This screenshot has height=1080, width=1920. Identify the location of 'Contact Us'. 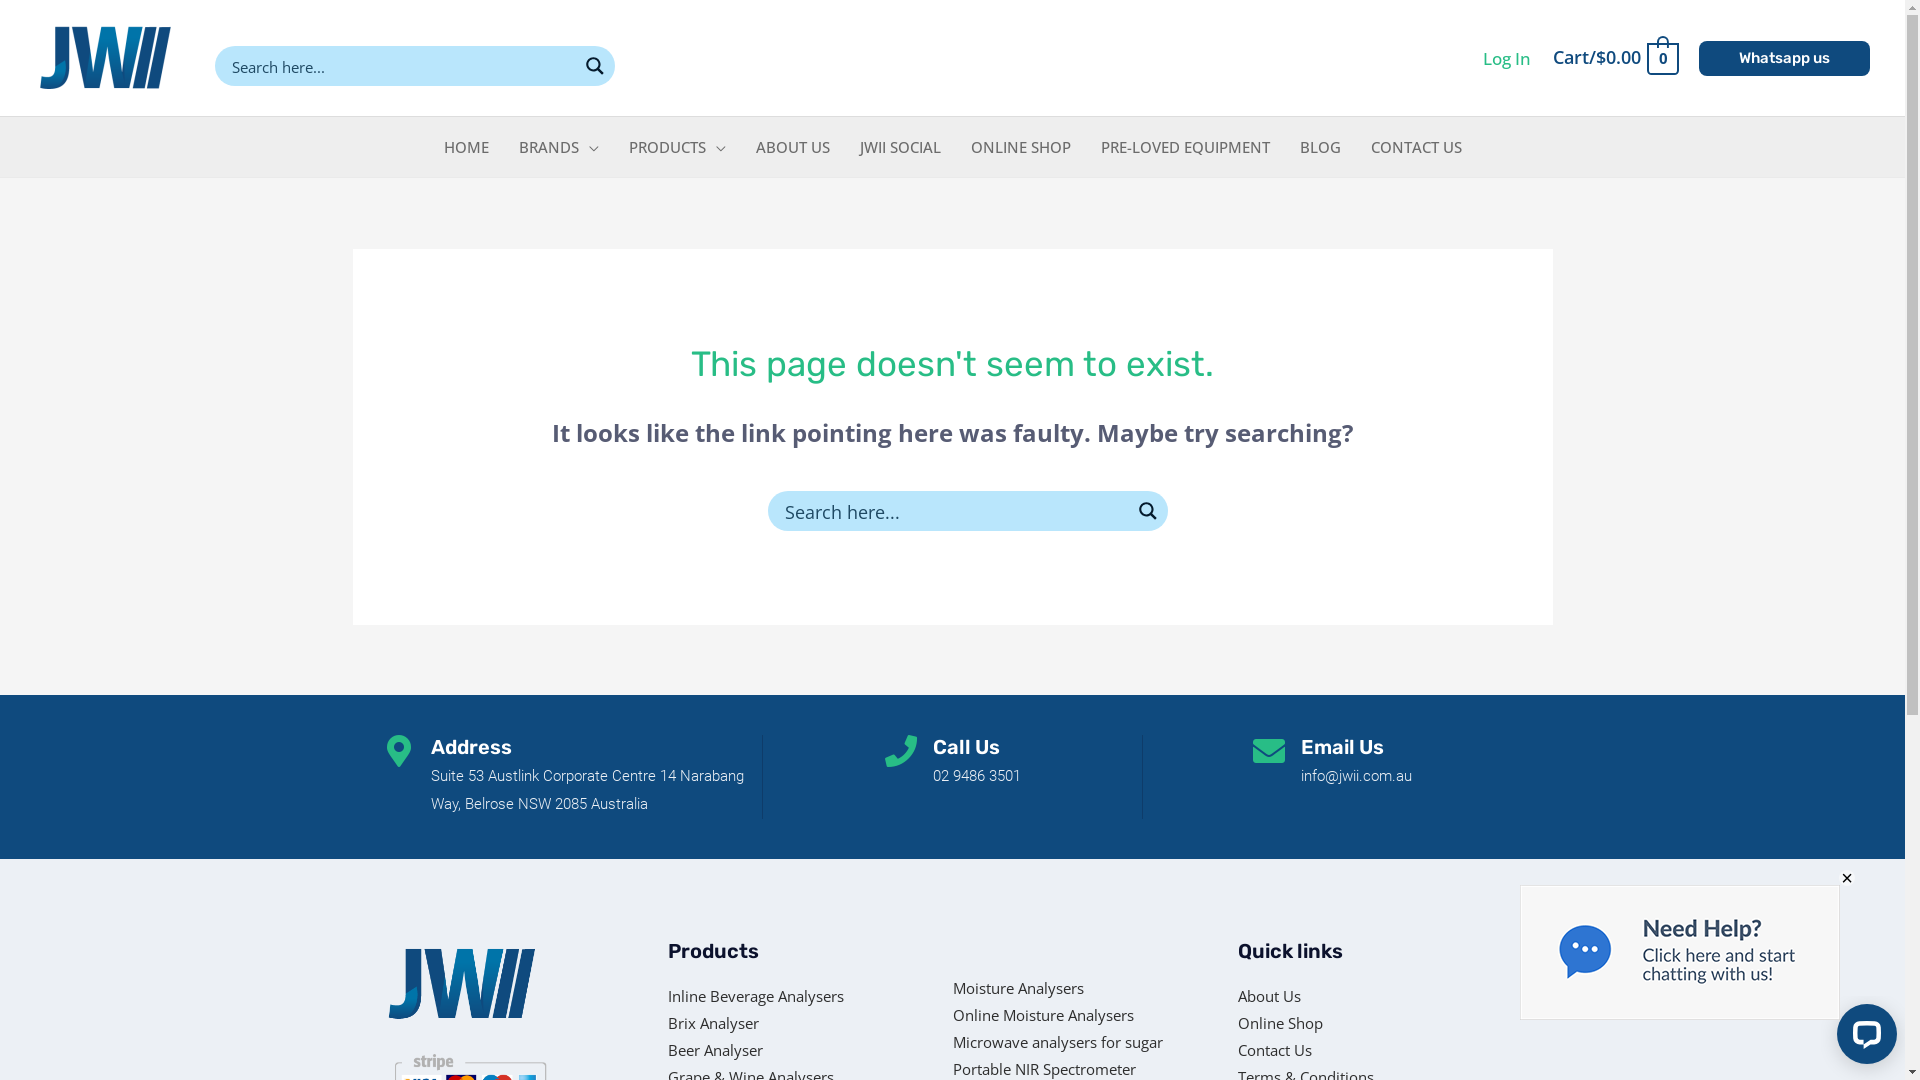
(1305, 1049).